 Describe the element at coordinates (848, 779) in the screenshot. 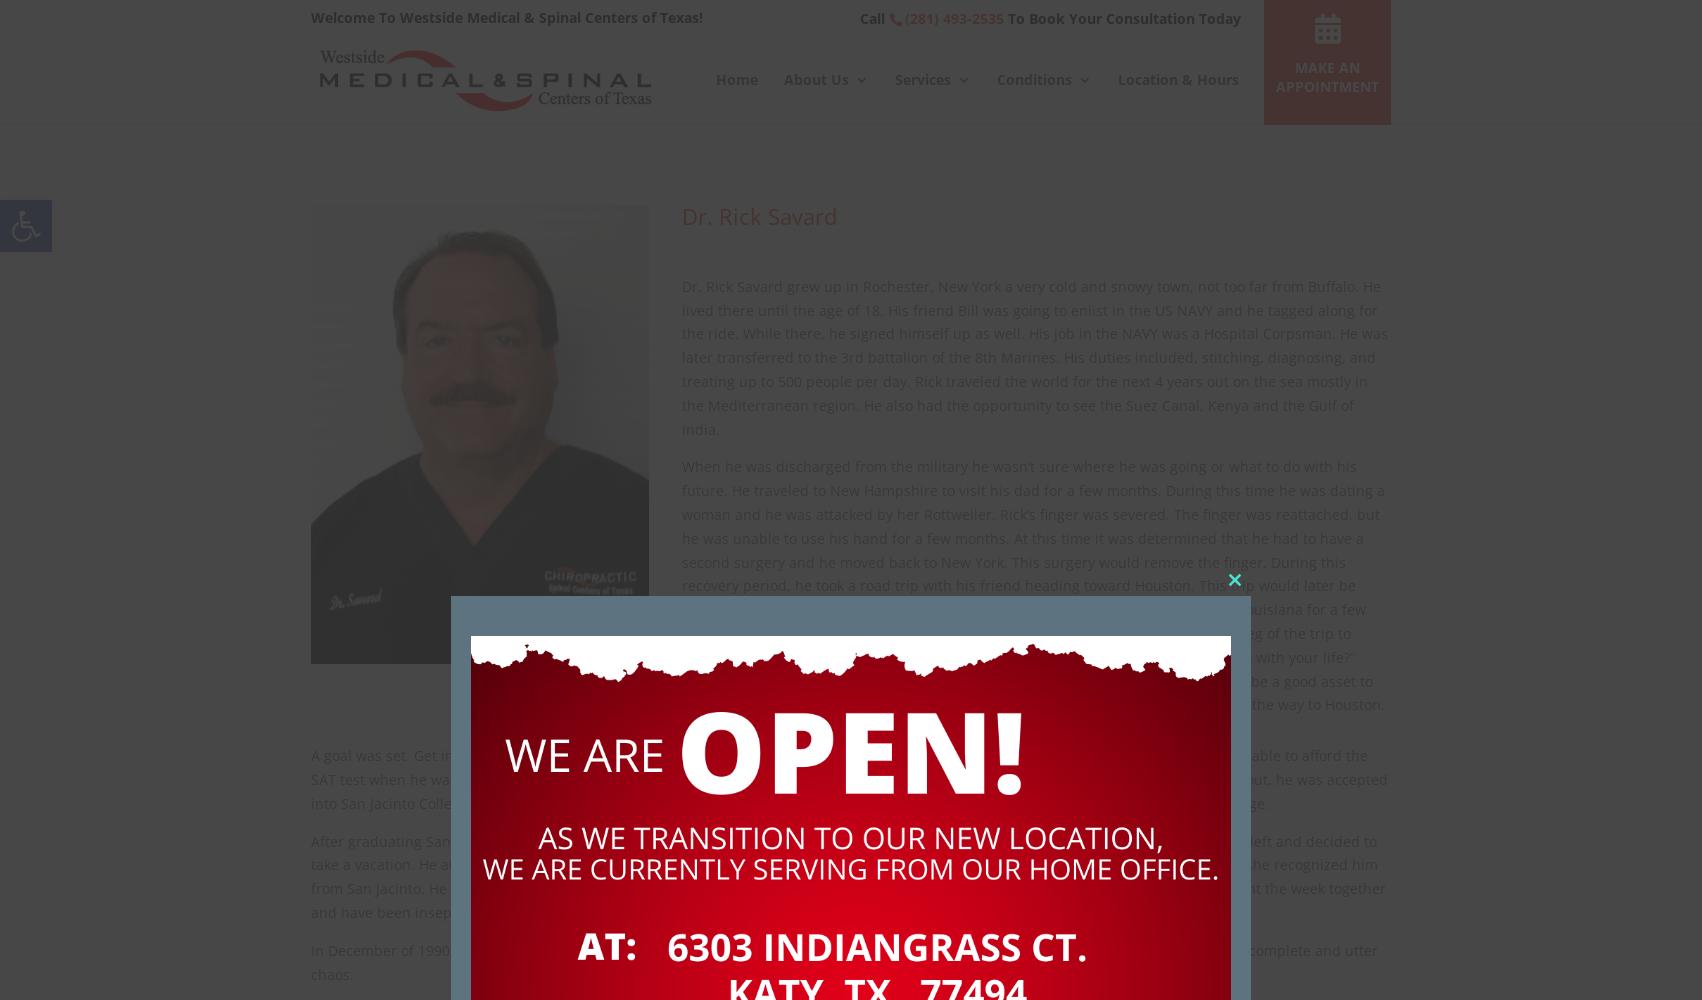

I see `'A goal was set. Get into a college and register for Chiropractic school. A deep fear resurfaced. What if he wasn’t accepted? His mom had not able to afford the SAT test when he was younger that was required to enroll, and he worried that he would not be accepted because of this test. As it turned out, he was accepted into San Jacinto College. They had all the prerequisites, including the premed classes that were needed to enroll at Texas Chiropractic College.'` at that location.